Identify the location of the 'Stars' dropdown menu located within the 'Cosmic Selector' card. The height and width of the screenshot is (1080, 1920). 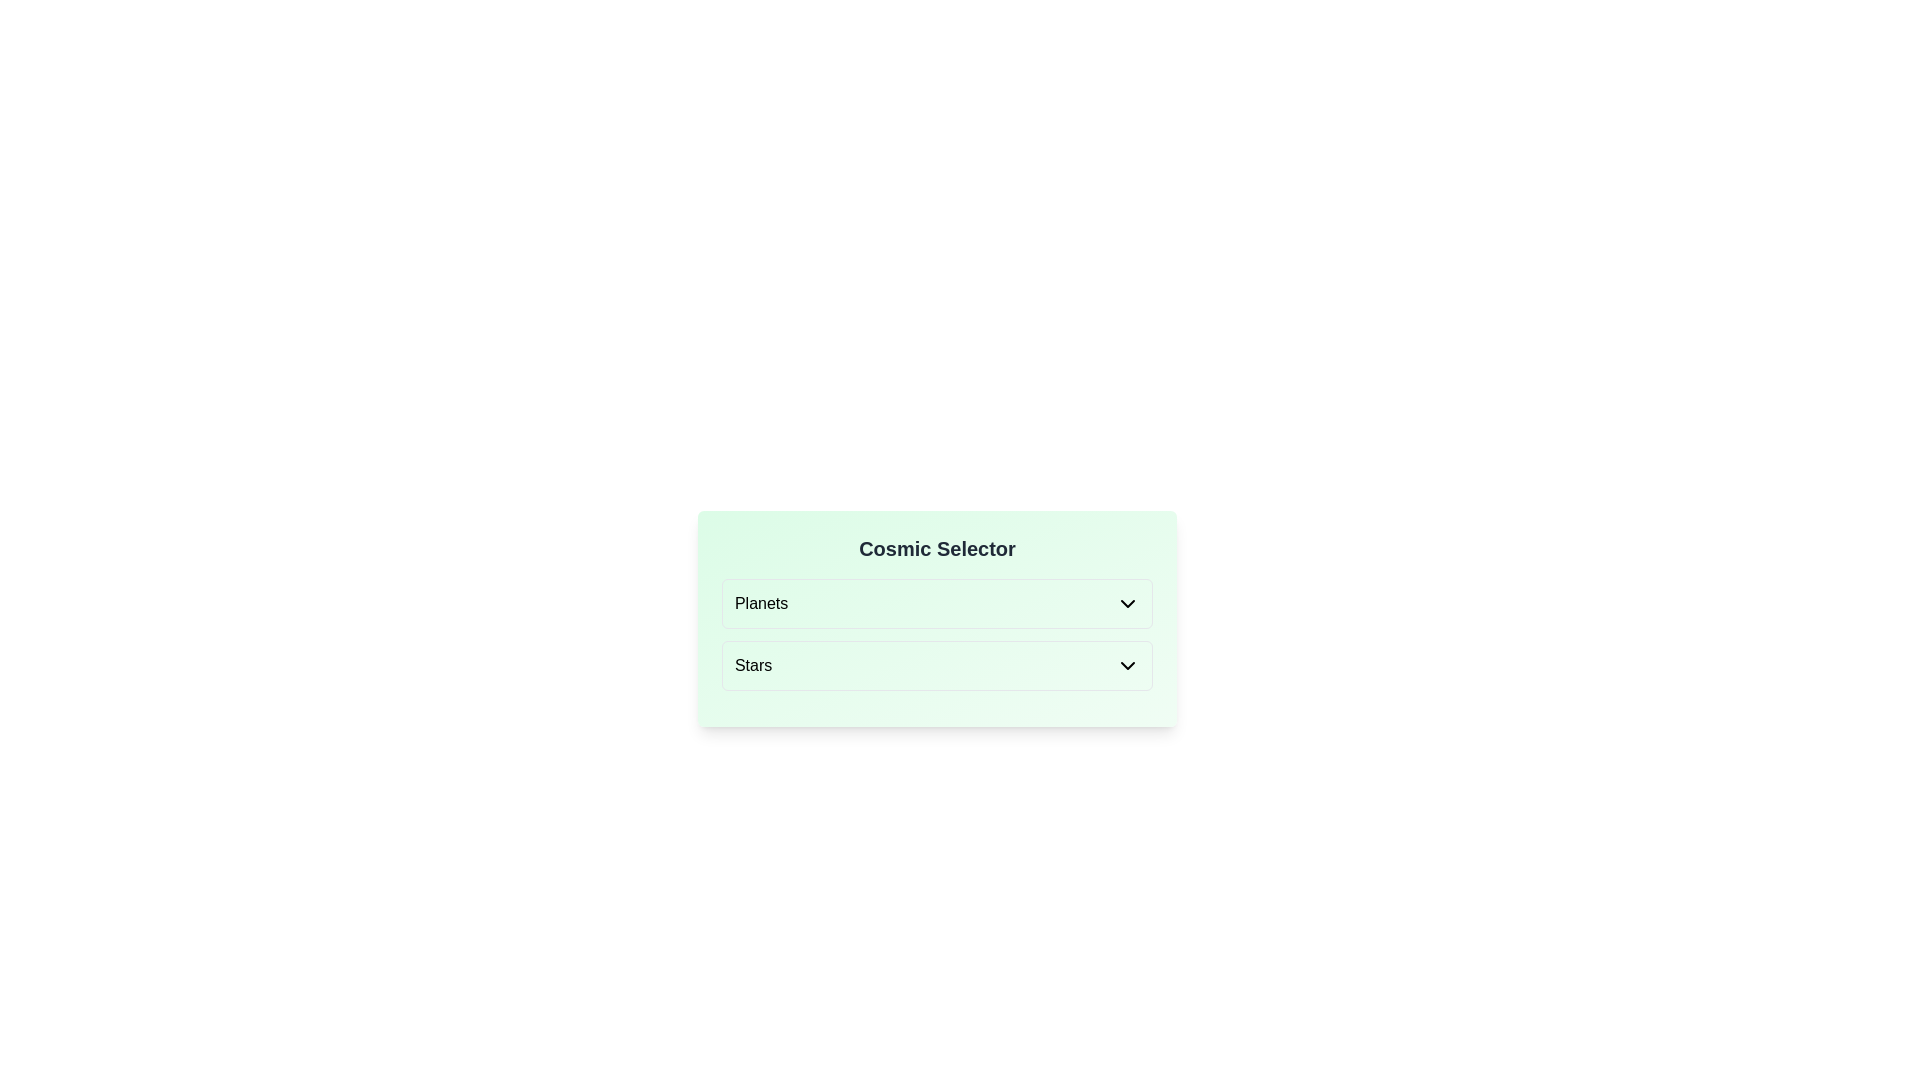
(936, 666).